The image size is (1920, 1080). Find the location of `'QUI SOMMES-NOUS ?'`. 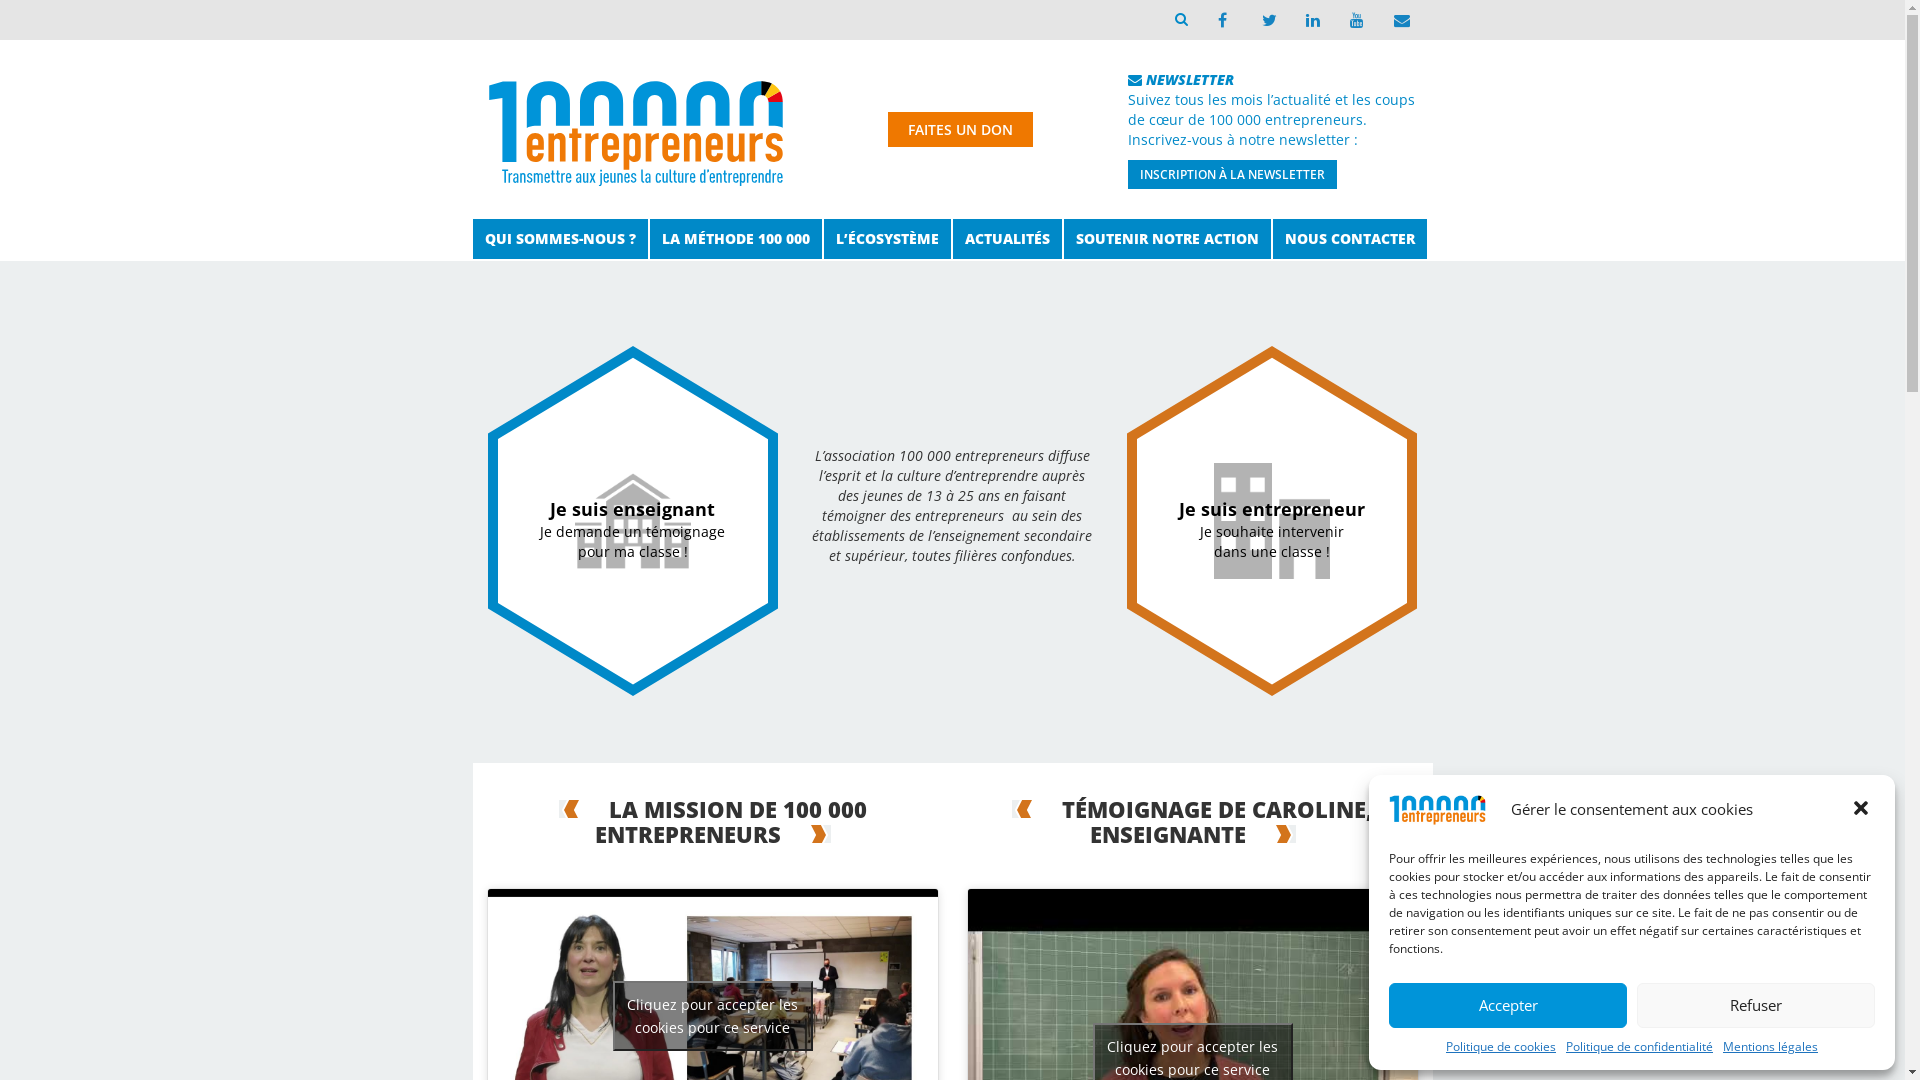

'QUI SOMMES-NOUS ?' is located at coordinates (559, 238).